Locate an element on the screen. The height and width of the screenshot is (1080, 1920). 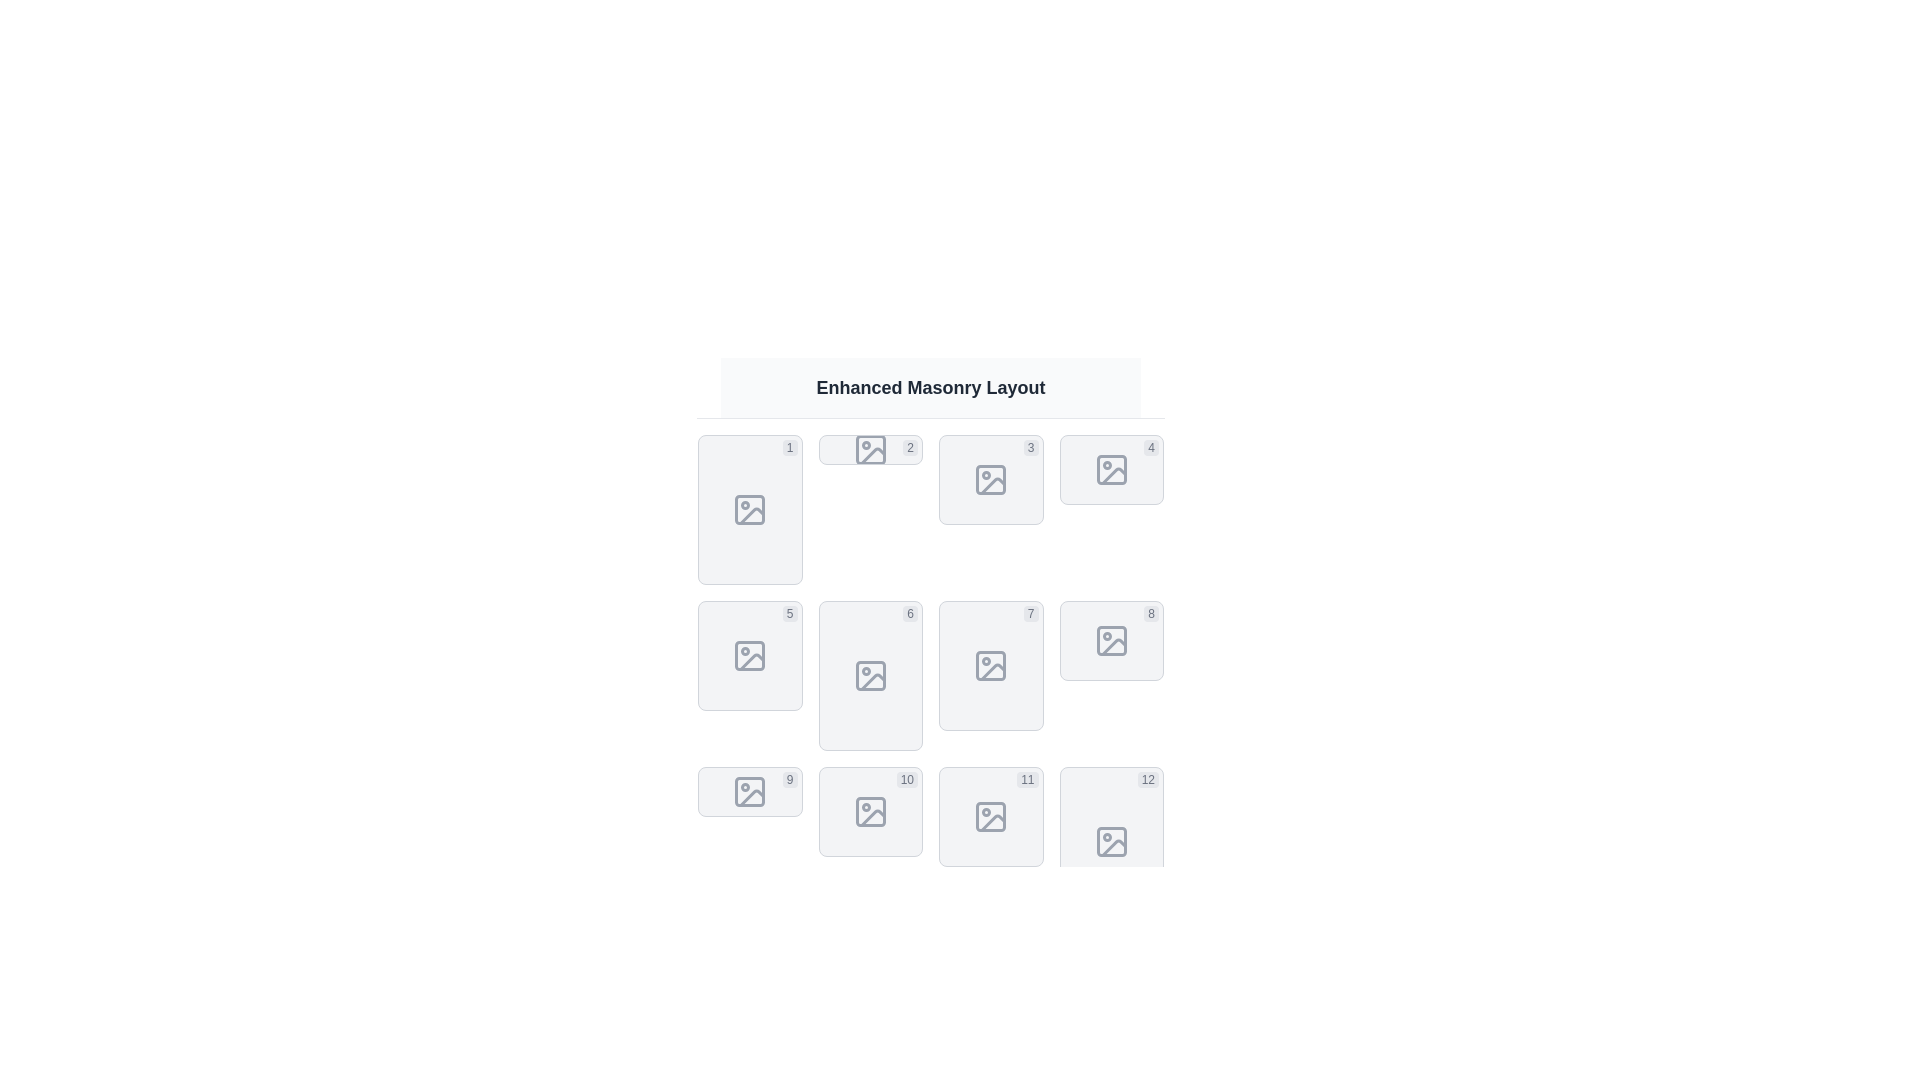
the central rectangular part of the icon component, which is the tenth entry in a grid layout of twelve items, representing an image with rounded corners is located at coordinates (870, 812).